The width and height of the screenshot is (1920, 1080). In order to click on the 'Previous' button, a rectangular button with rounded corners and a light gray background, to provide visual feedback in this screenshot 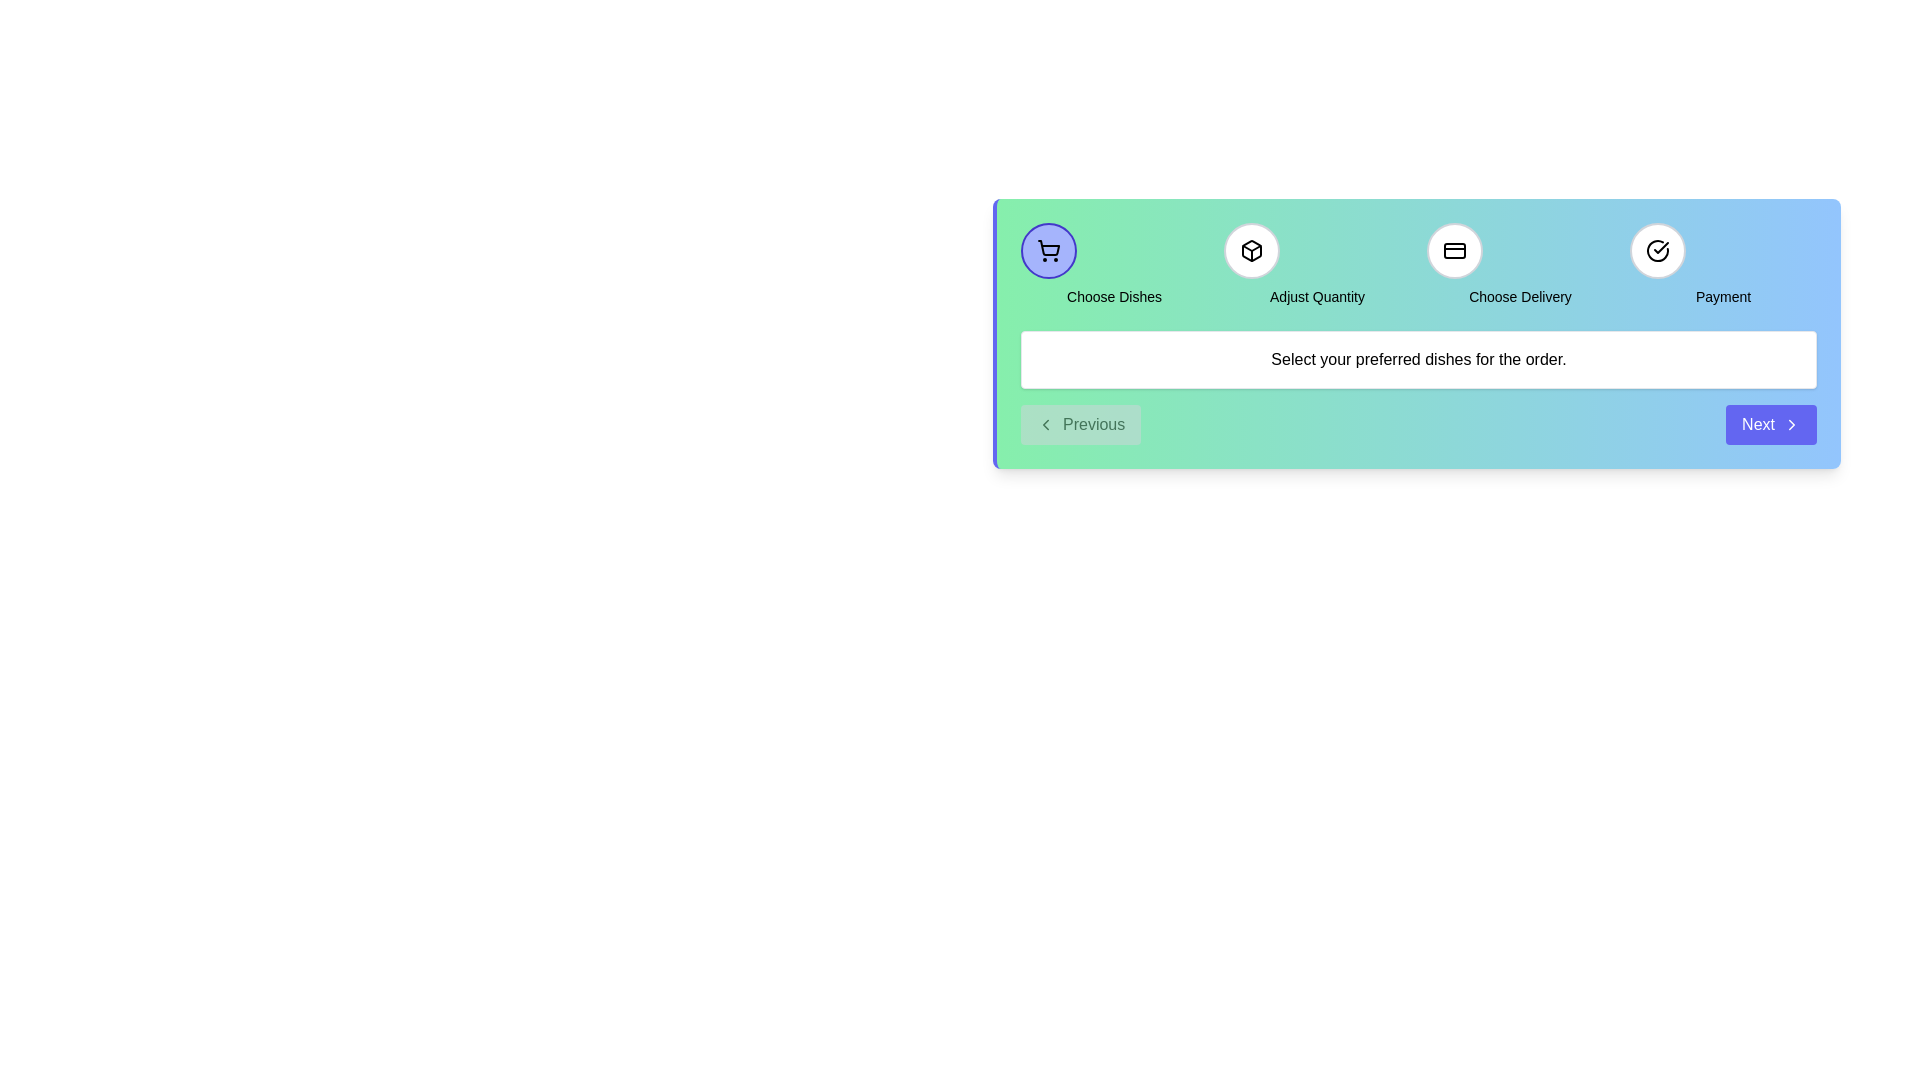, I will do `click(1080, 423)`.